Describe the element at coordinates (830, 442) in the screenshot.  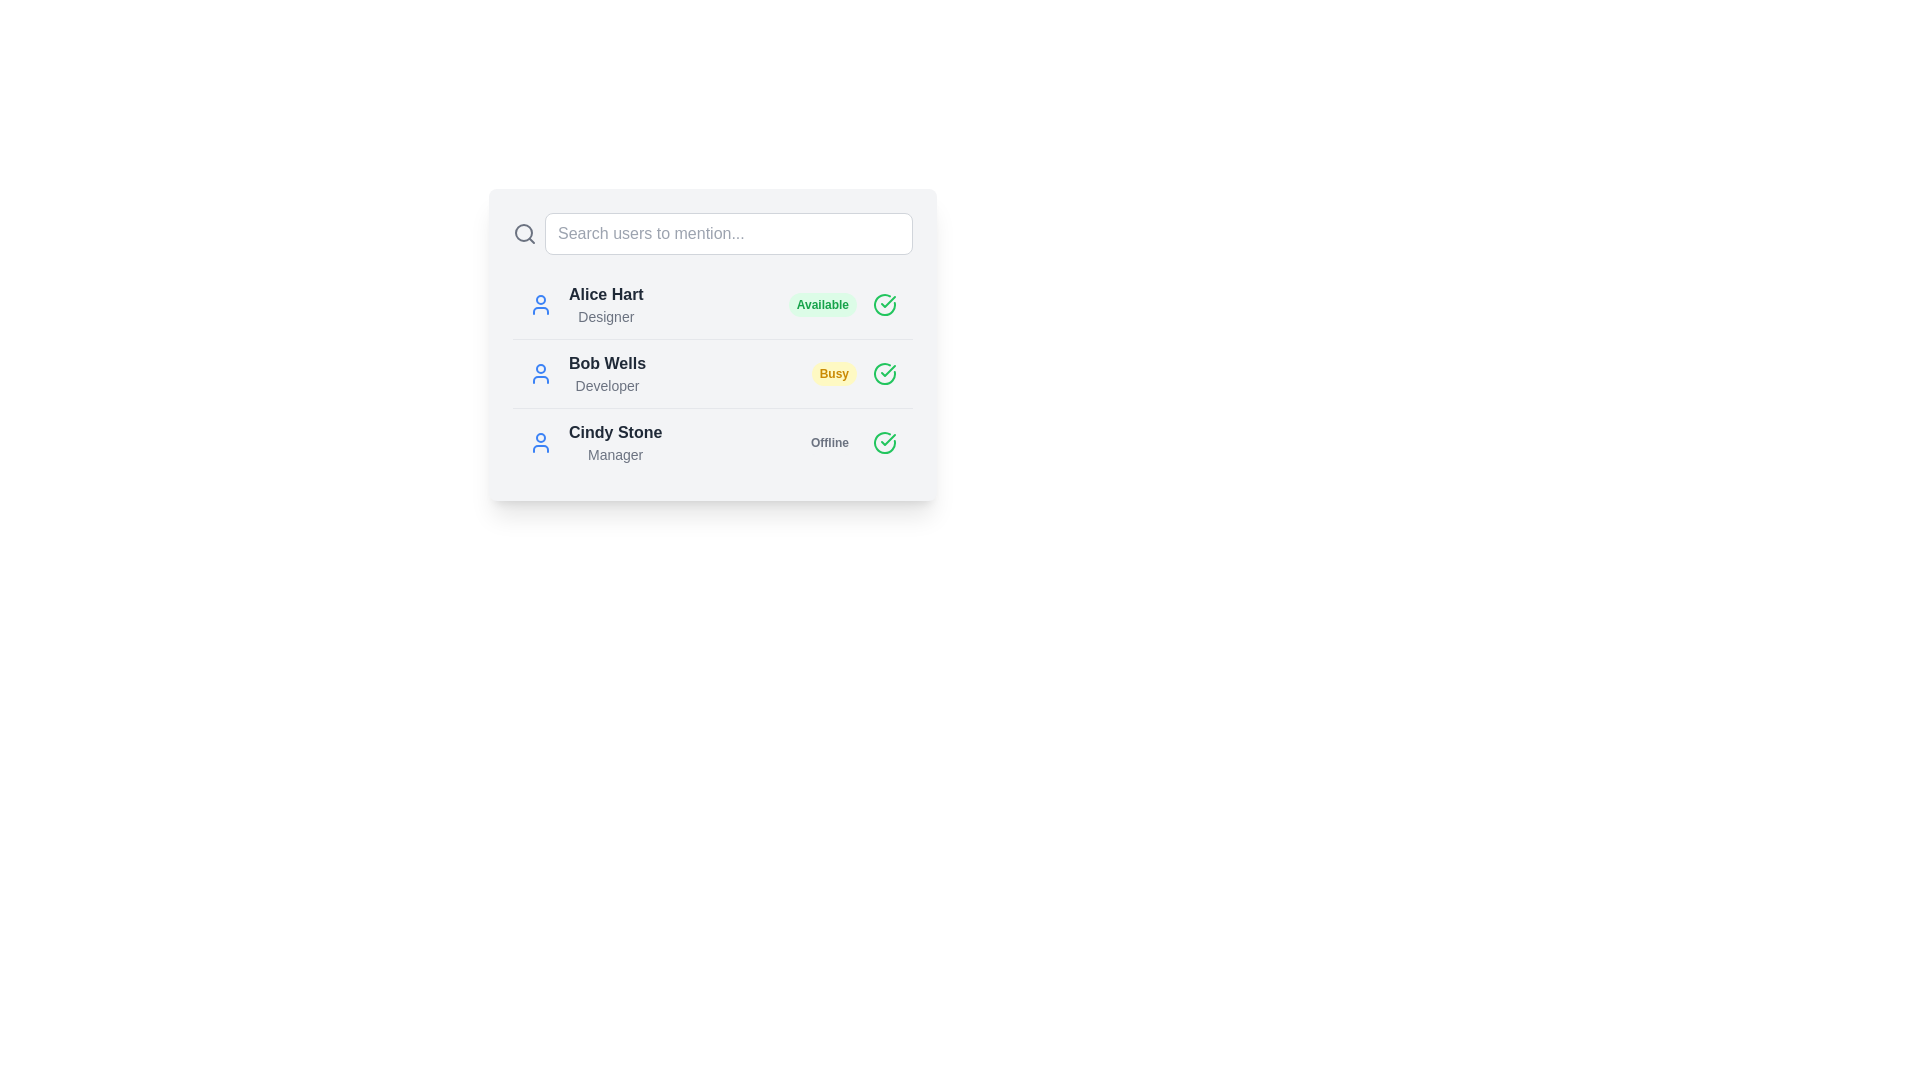
I see `the rounded rectangular status indicator badge with light gray background and 'Offline' text, located next to Cindy Stone's name in the list` at that location.